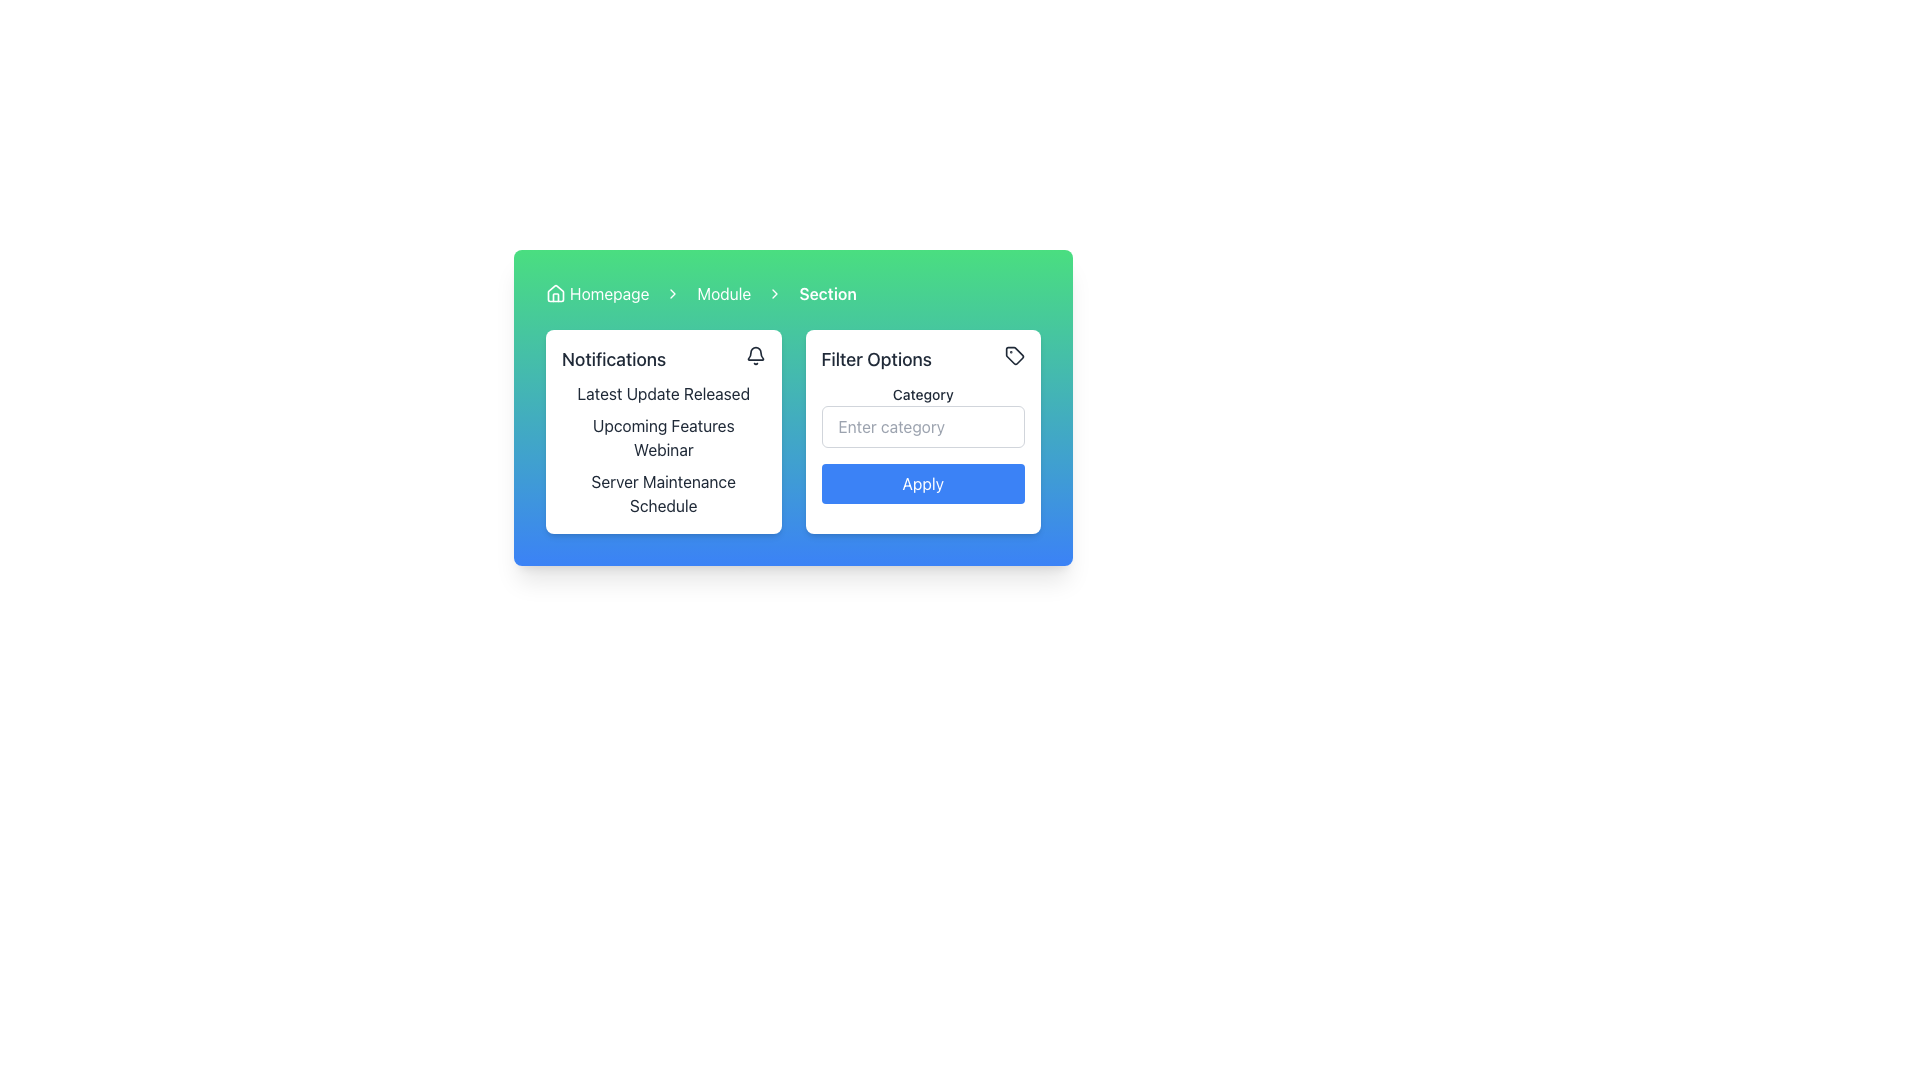 Image resolution: width=1920 pixels, height=1080 pixels. I want to click on the chevron icon that separates the 'Module' and 'Section' texts in the breadcrumbs, indicating a navigational relationship, so click(774, 293).